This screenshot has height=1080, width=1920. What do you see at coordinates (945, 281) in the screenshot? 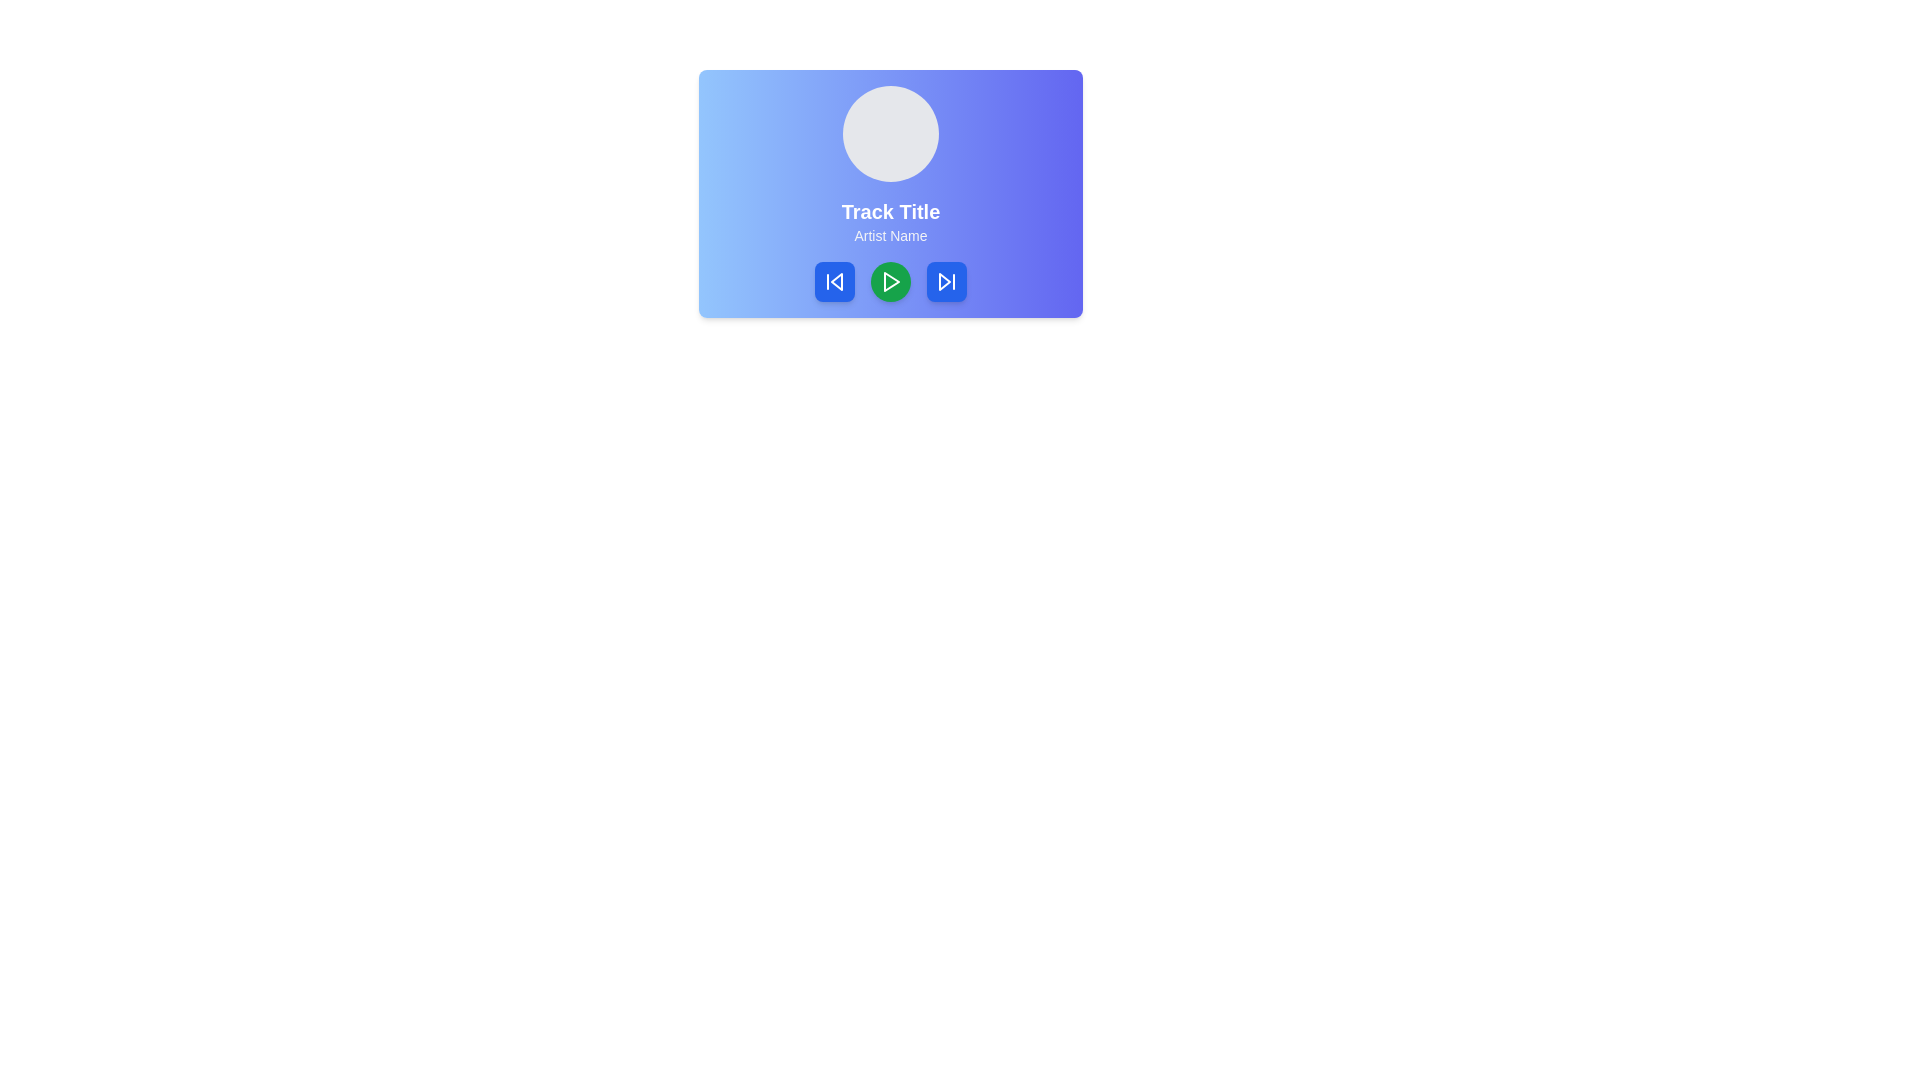
I see `the third button on the right` at bounding box center [945, 281].